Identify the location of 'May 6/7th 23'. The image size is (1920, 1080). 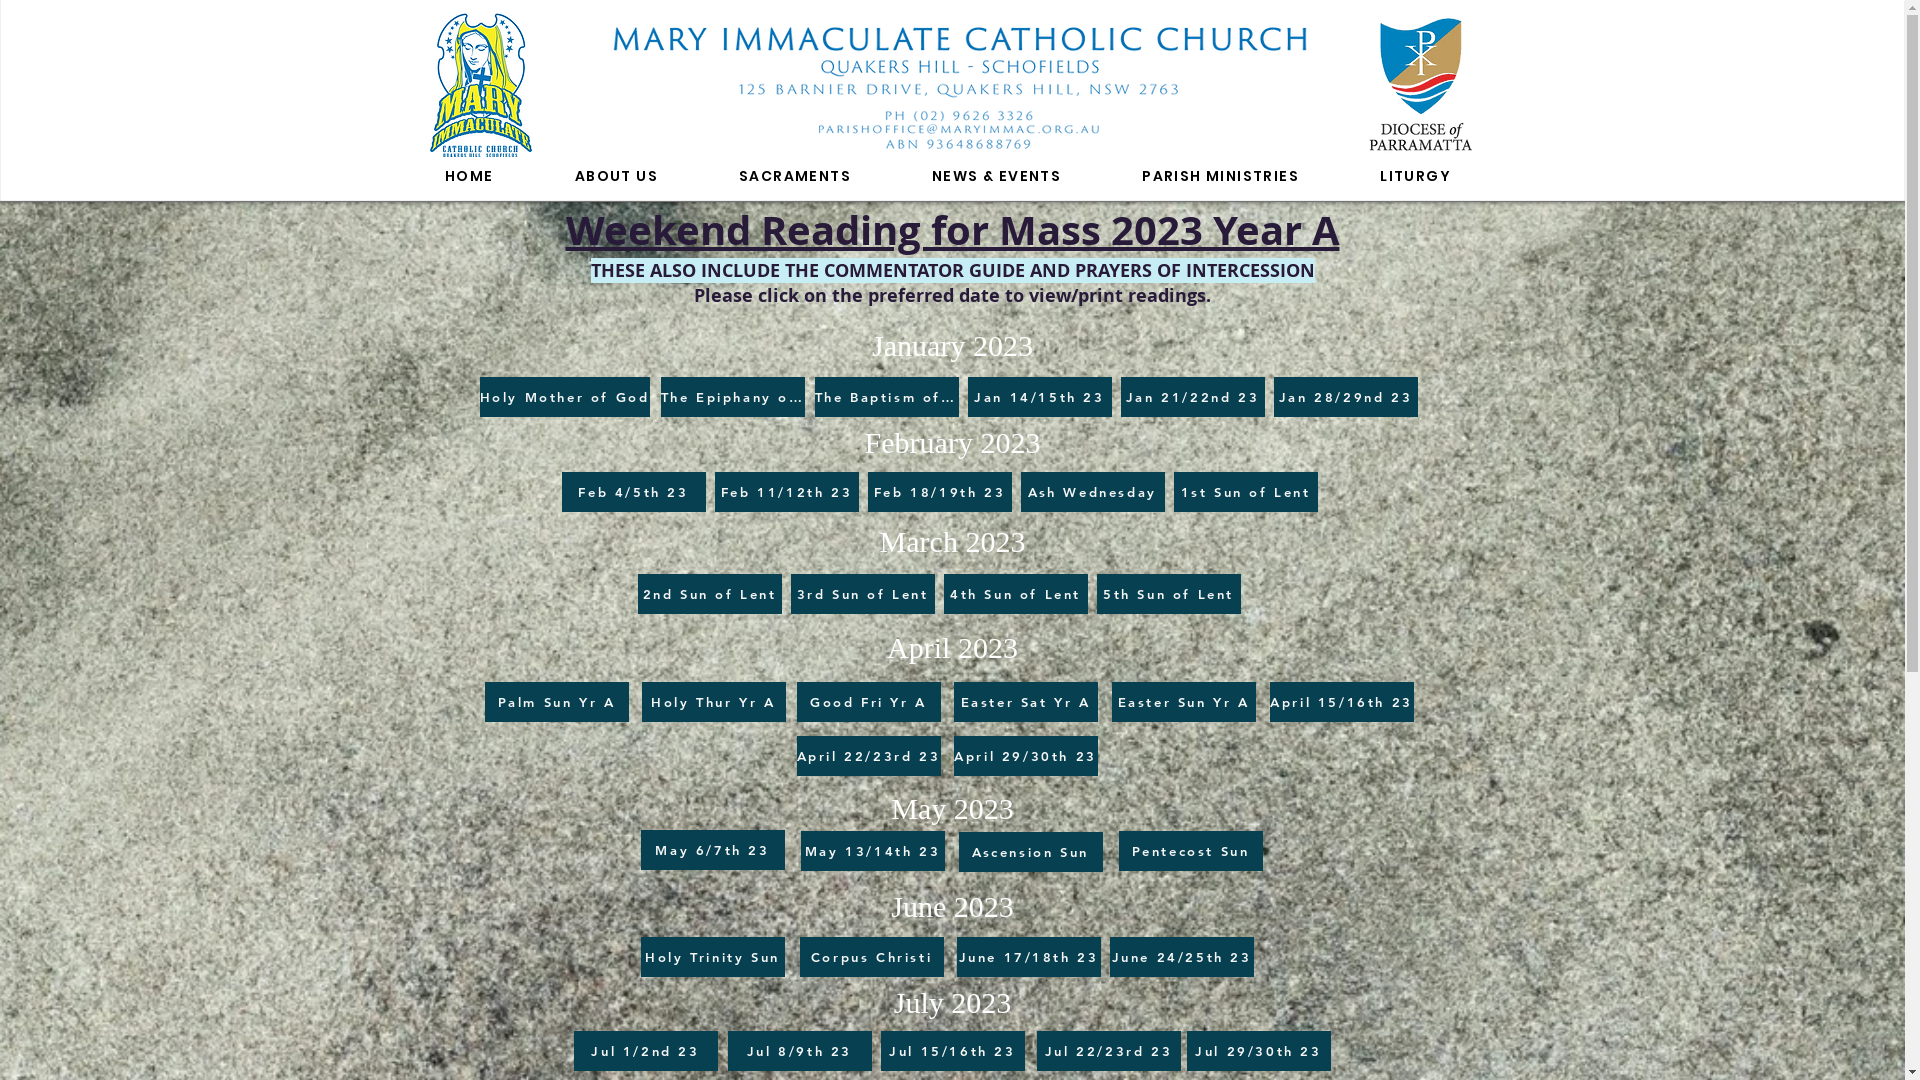
(711, 849).